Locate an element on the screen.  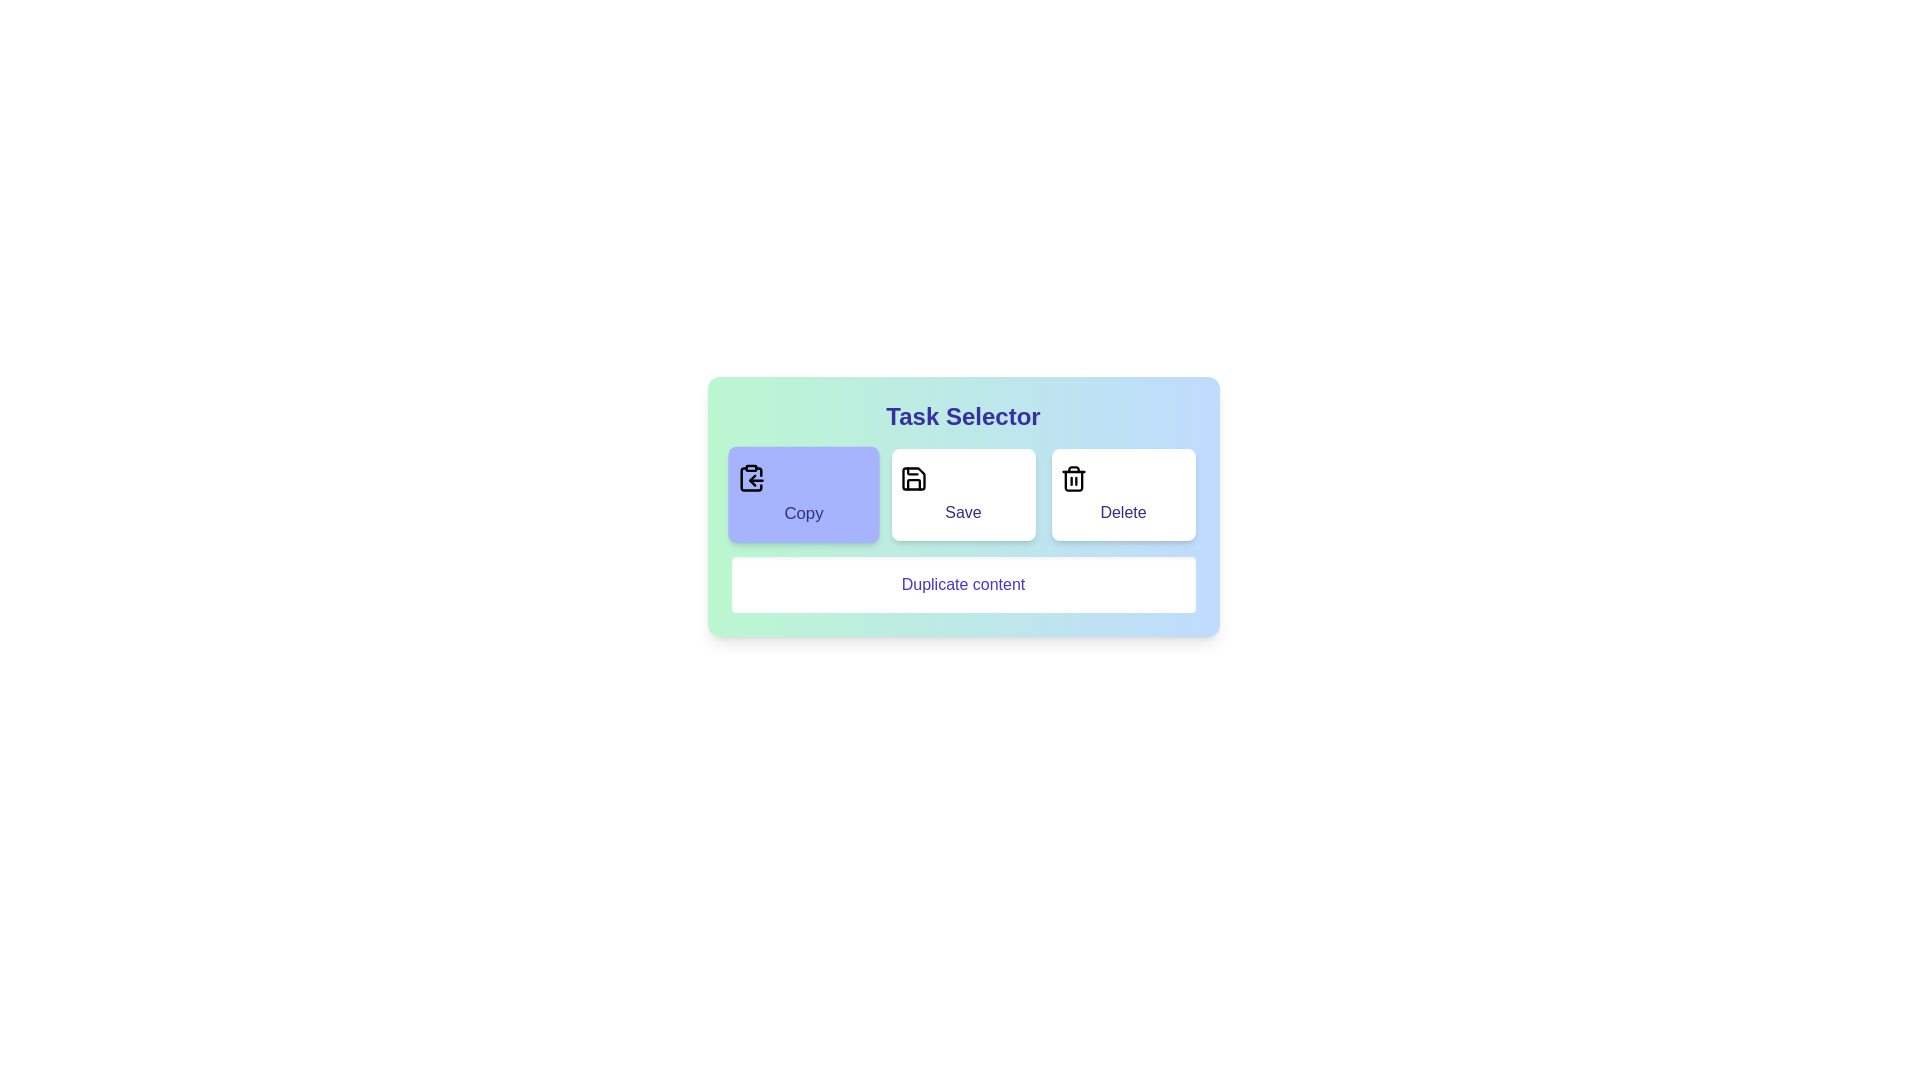
the Delete button to select it is located at coordinates (1123, 494).